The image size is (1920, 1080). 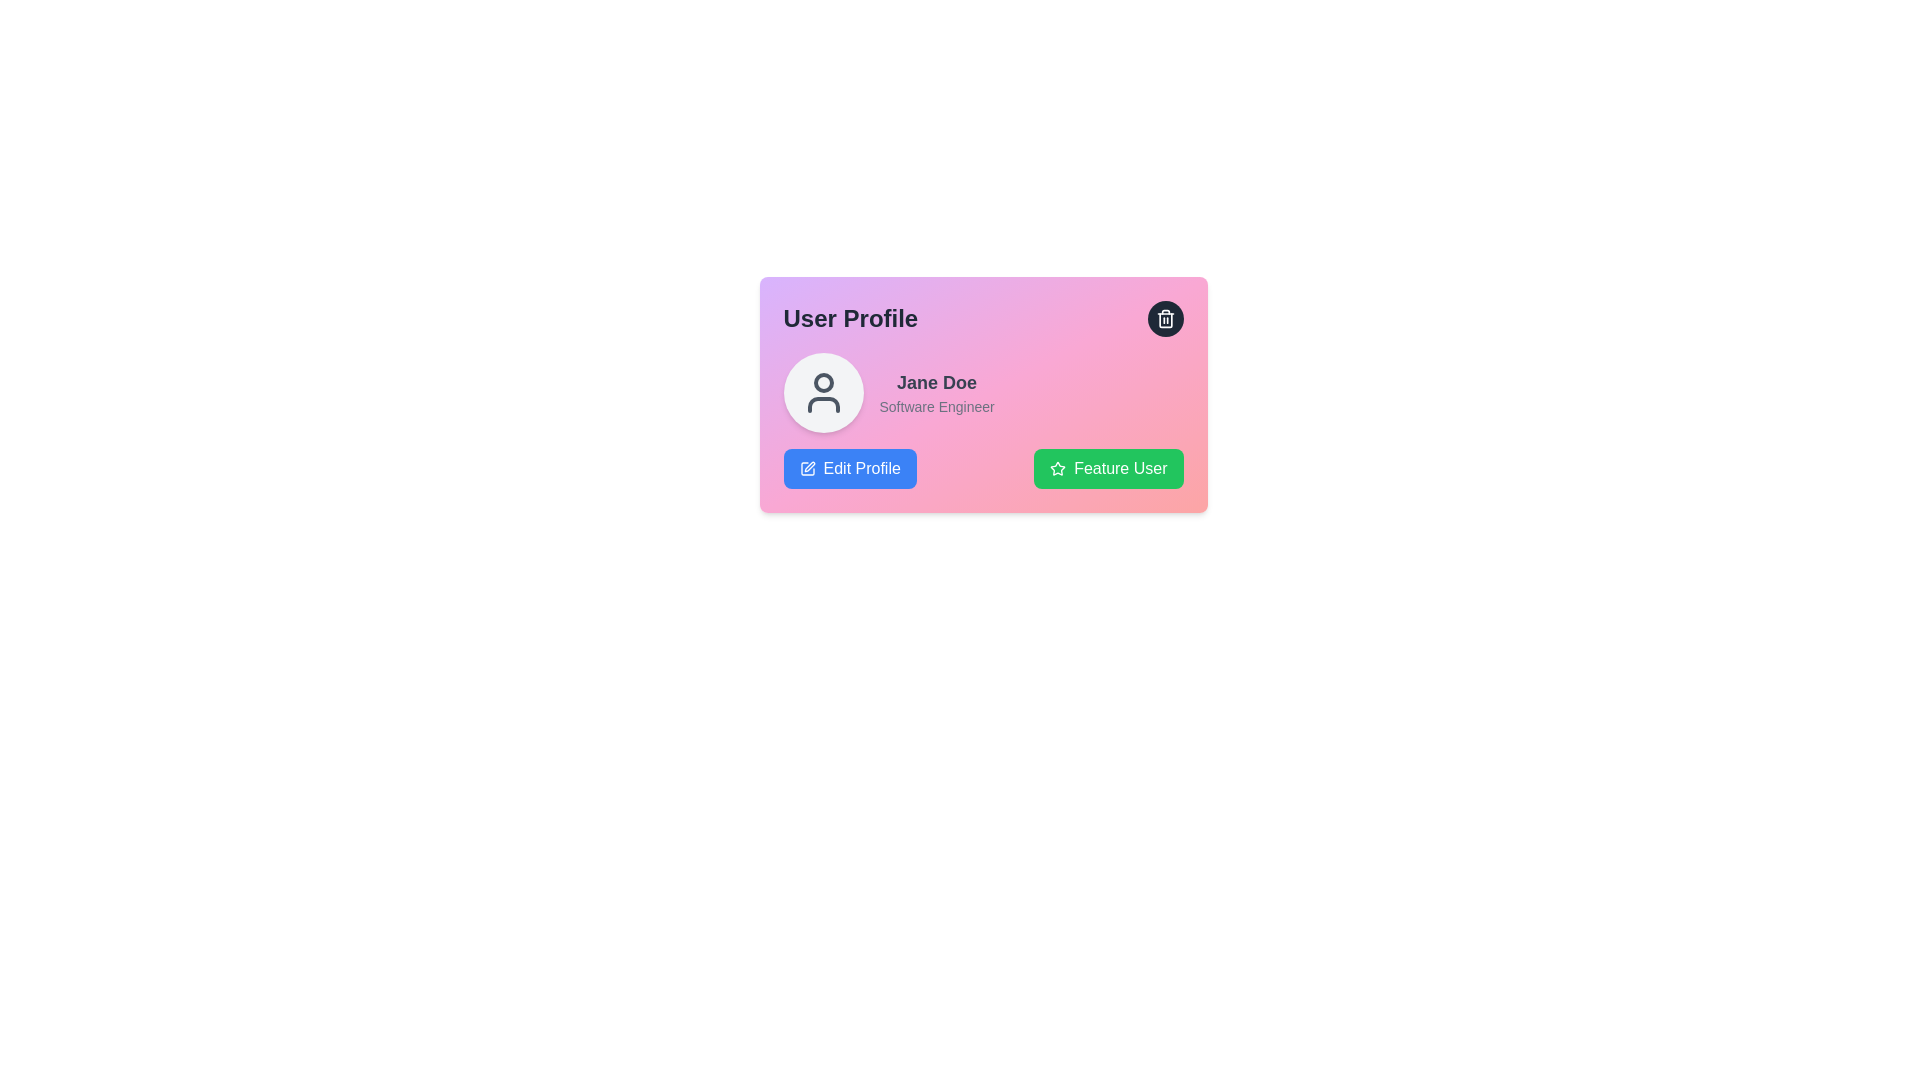 What do you see at coordinates (936, 382) in the screenshot?
I see `the text label displaying the name 'Jane Doe' located centrally within the user profile card, positioned above the text 'Software Engineer'` at bounding box center [936, 382].